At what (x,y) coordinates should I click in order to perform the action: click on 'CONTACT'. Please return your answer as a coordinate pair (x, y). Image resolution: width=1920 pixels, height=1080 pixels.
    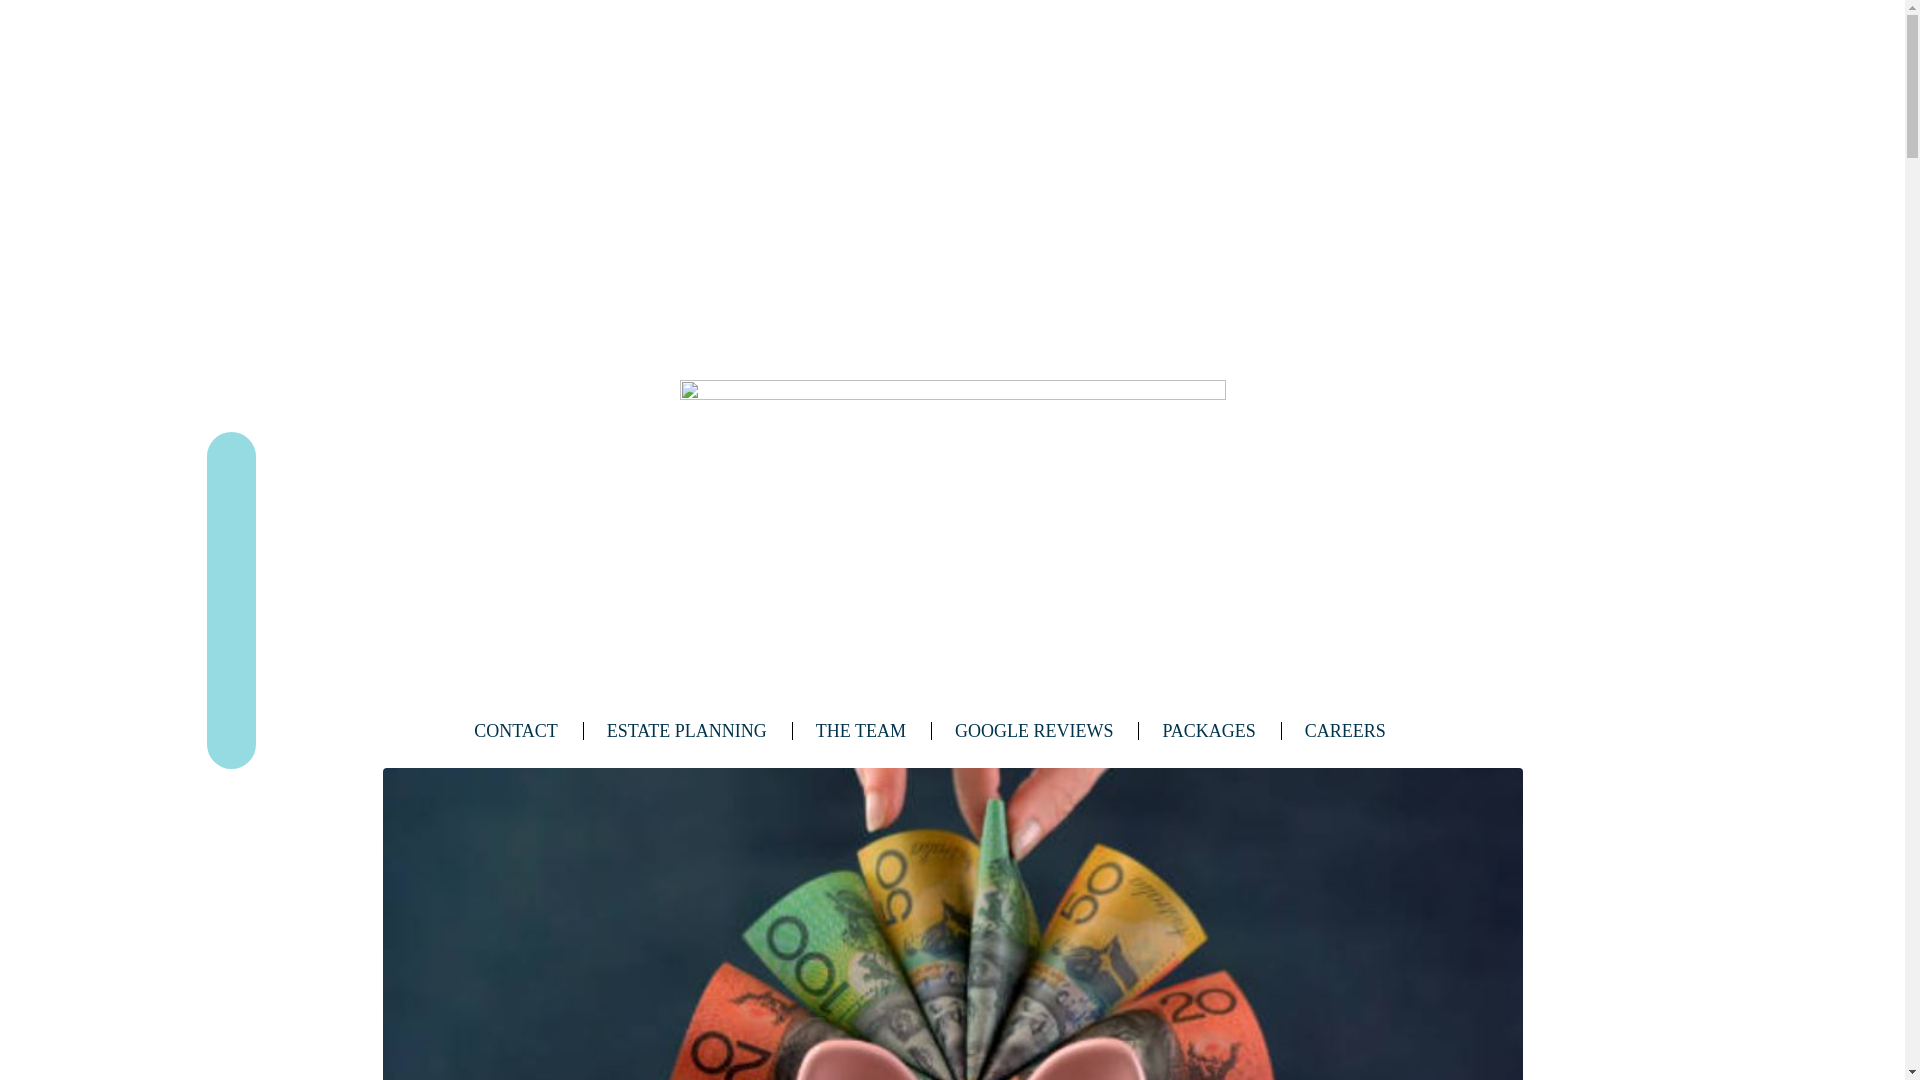
    Looking at the image, I should click on (528, 731).